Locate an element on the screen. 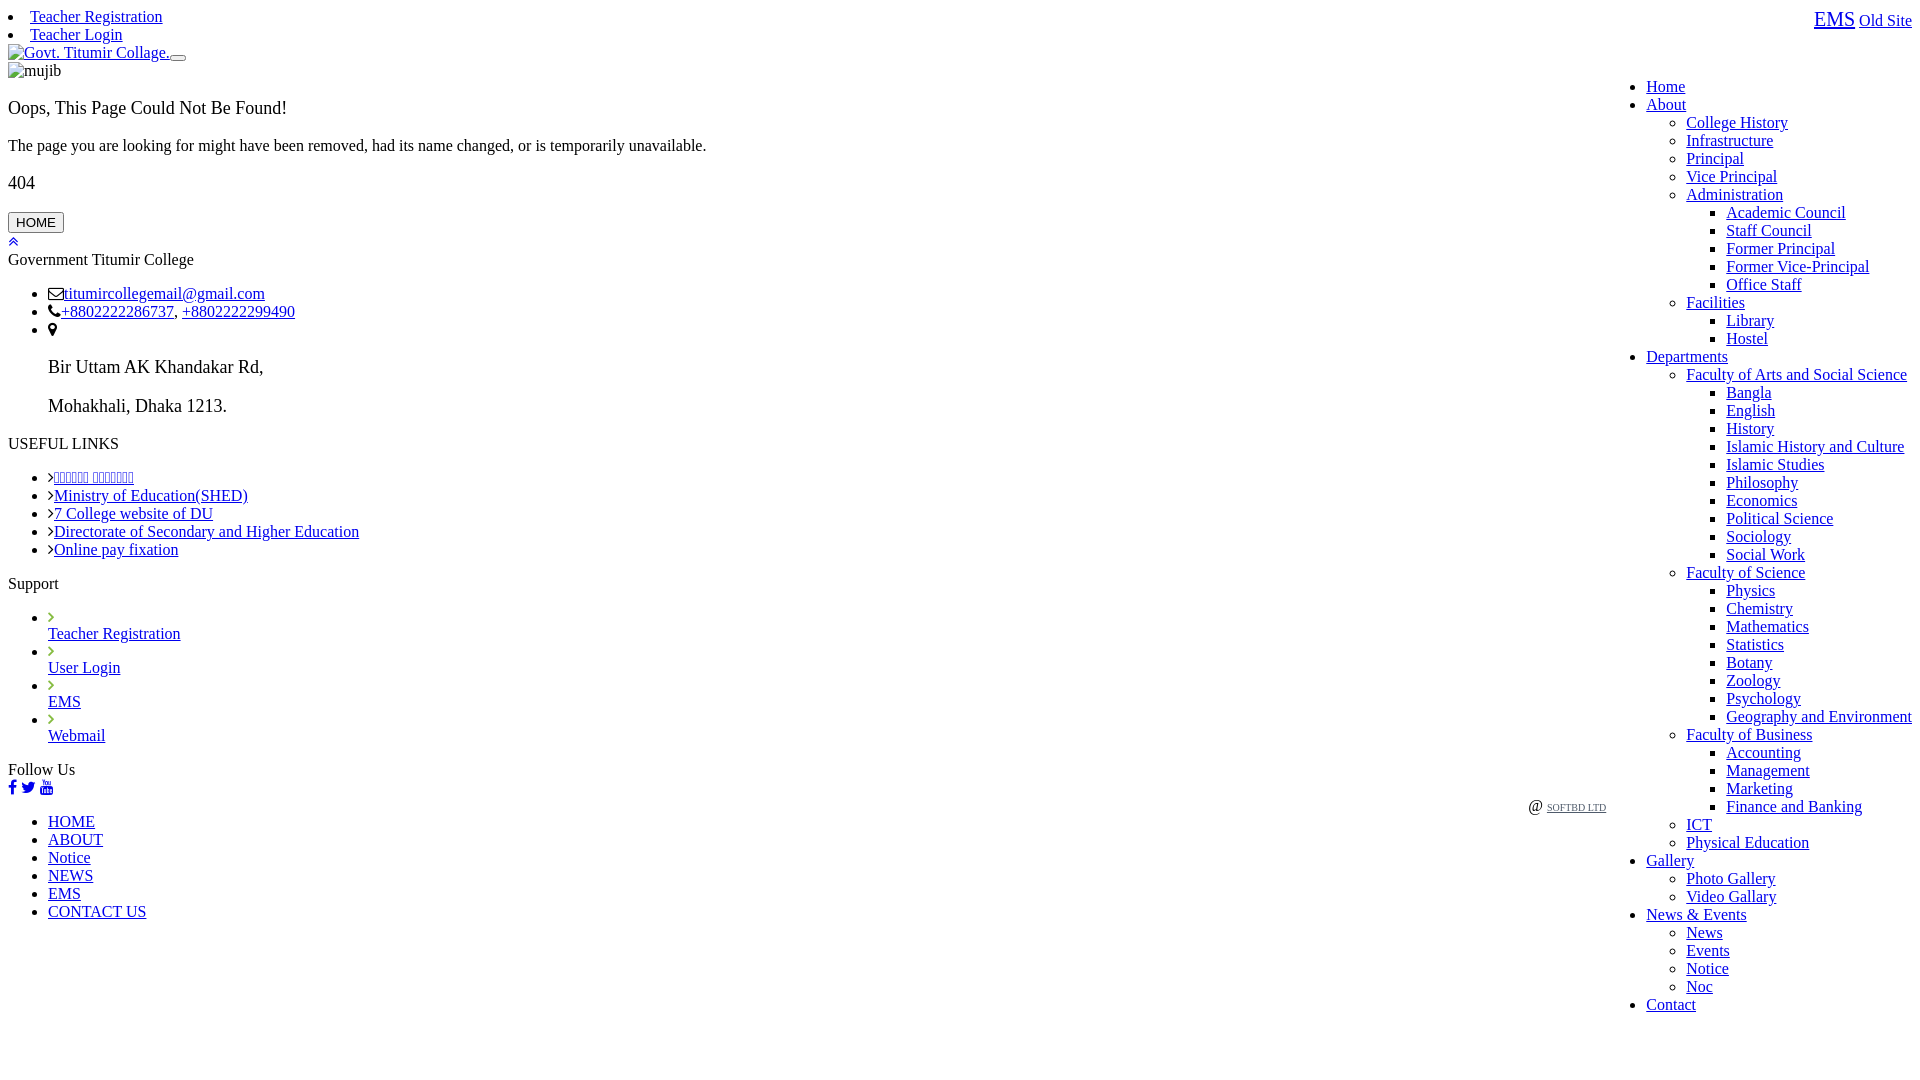 This screenshot has height=1080, width=1920. 'Former Vice-Principal' is located at coordinates (1797, 265).